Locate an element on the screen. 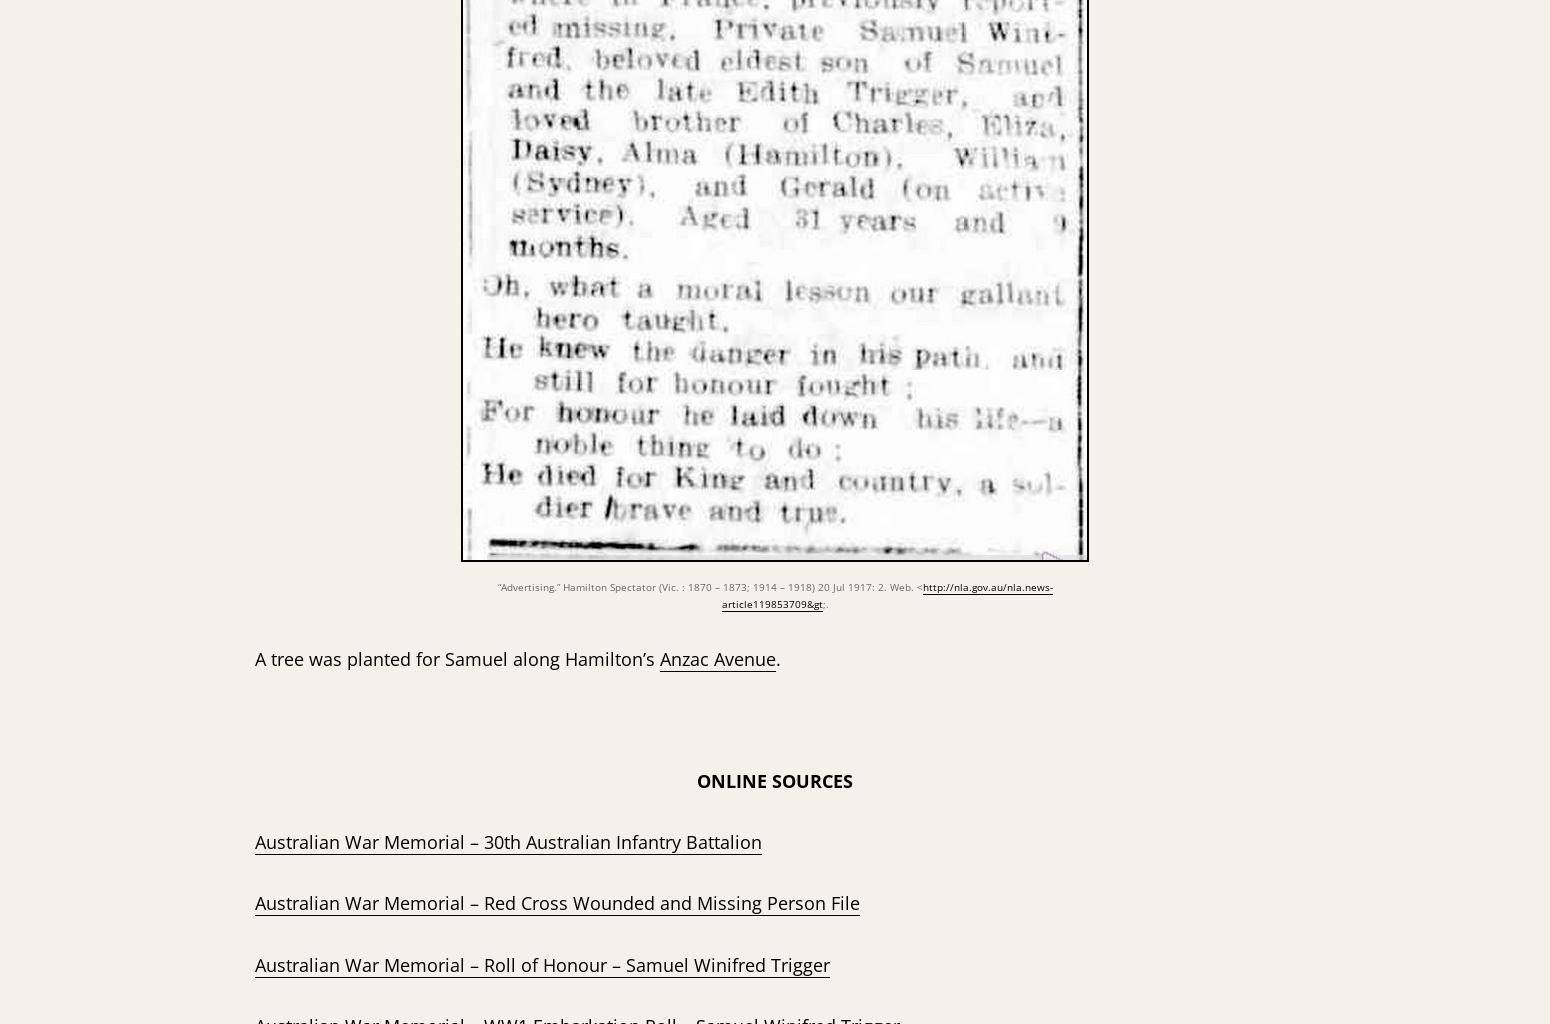  'Australian War Memorial – 30th Australian Infantry Battalion' is located at coordinates (507, 841).